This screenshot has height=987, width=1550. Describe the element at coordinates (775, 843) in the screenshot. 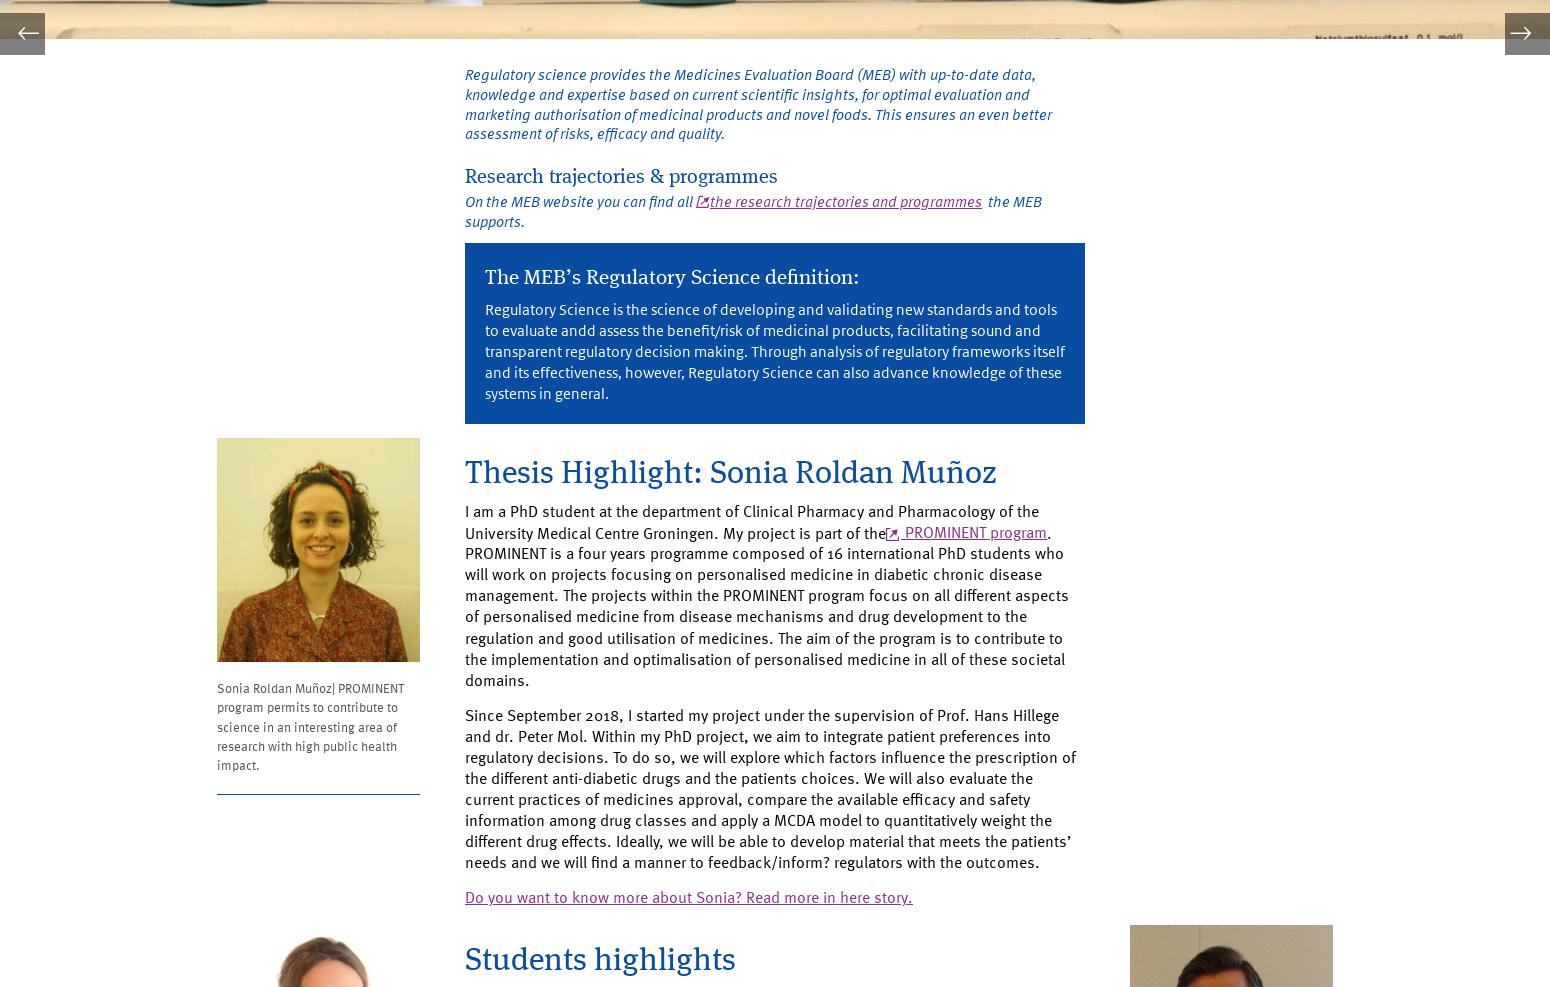

I see `'Since September 2018, I started my project under the supervision of Prof. Hans Hillege and dr. Peter Mol. Within my PhD project, we aim to integrate patient preferences into regulatory decisions. To do so, we will explore which factors influence the prescription of the different anti-diabetic drugs and the patients choices. We will also evaluate the current practices of medicines approval, compare the available efficacy and safety information among drug classes and apply a MCDA model to quantitatively weight the different drug effects. Ideally, we will be able to develop material that meets the patients’ needs and we will find a manner to feedback/inform? regulators with the outcomes.'` at that location.